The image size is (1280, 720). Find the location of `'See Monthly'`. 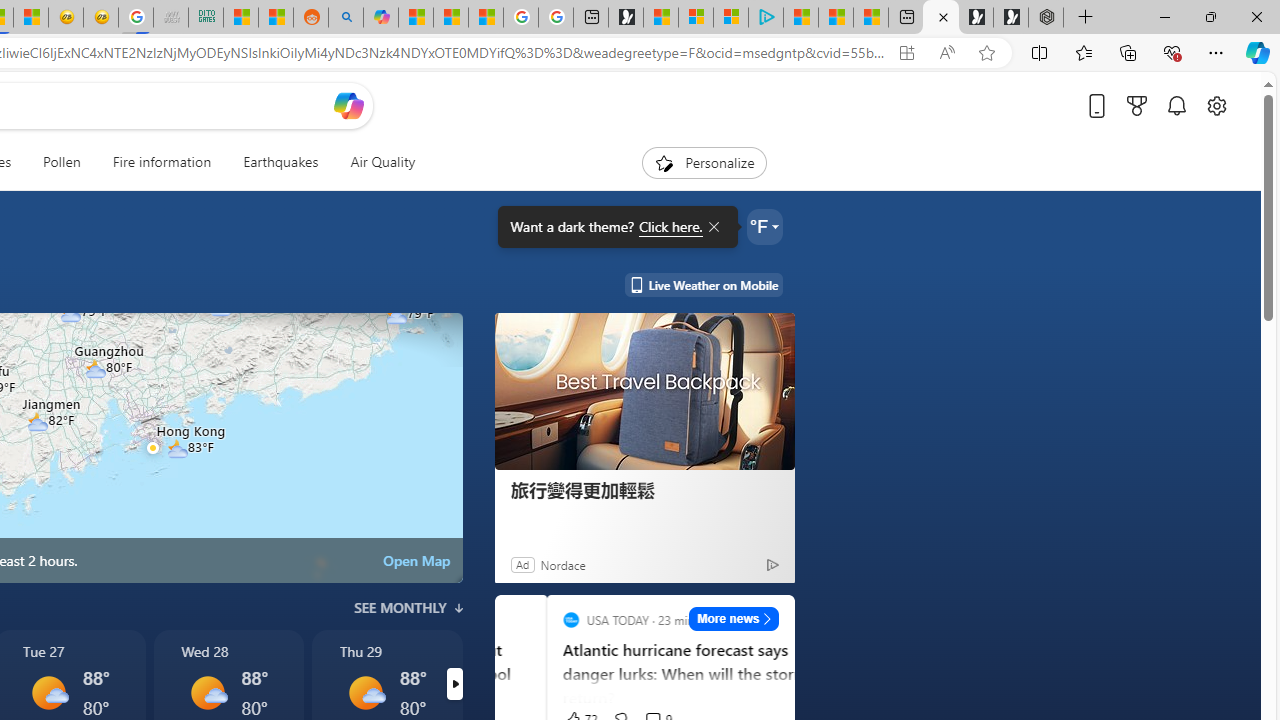

'See Monthly' is located at coordinates (407, 607).